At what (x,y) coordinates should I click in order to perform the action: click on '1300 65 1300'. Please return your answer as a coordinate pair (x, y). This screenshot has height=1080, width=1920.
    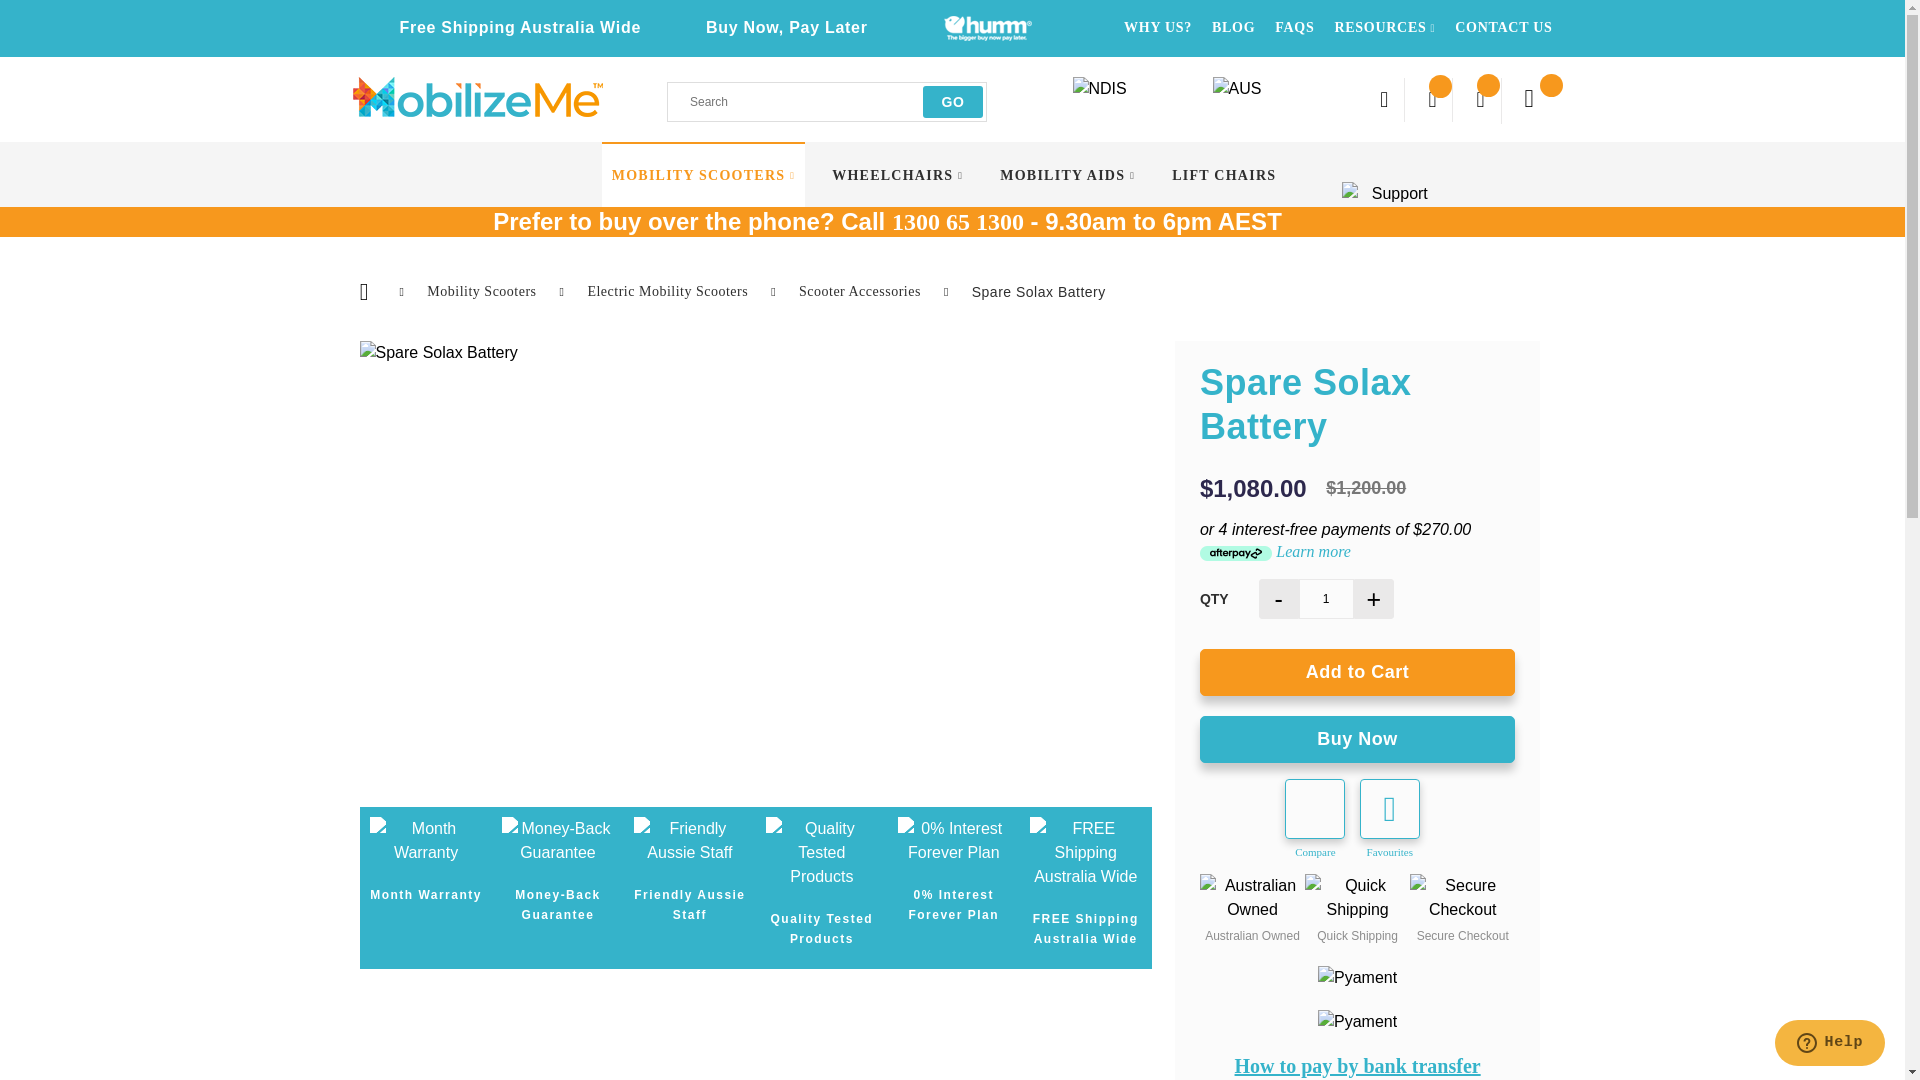
    Looking at the image, I should click on (957, 222).